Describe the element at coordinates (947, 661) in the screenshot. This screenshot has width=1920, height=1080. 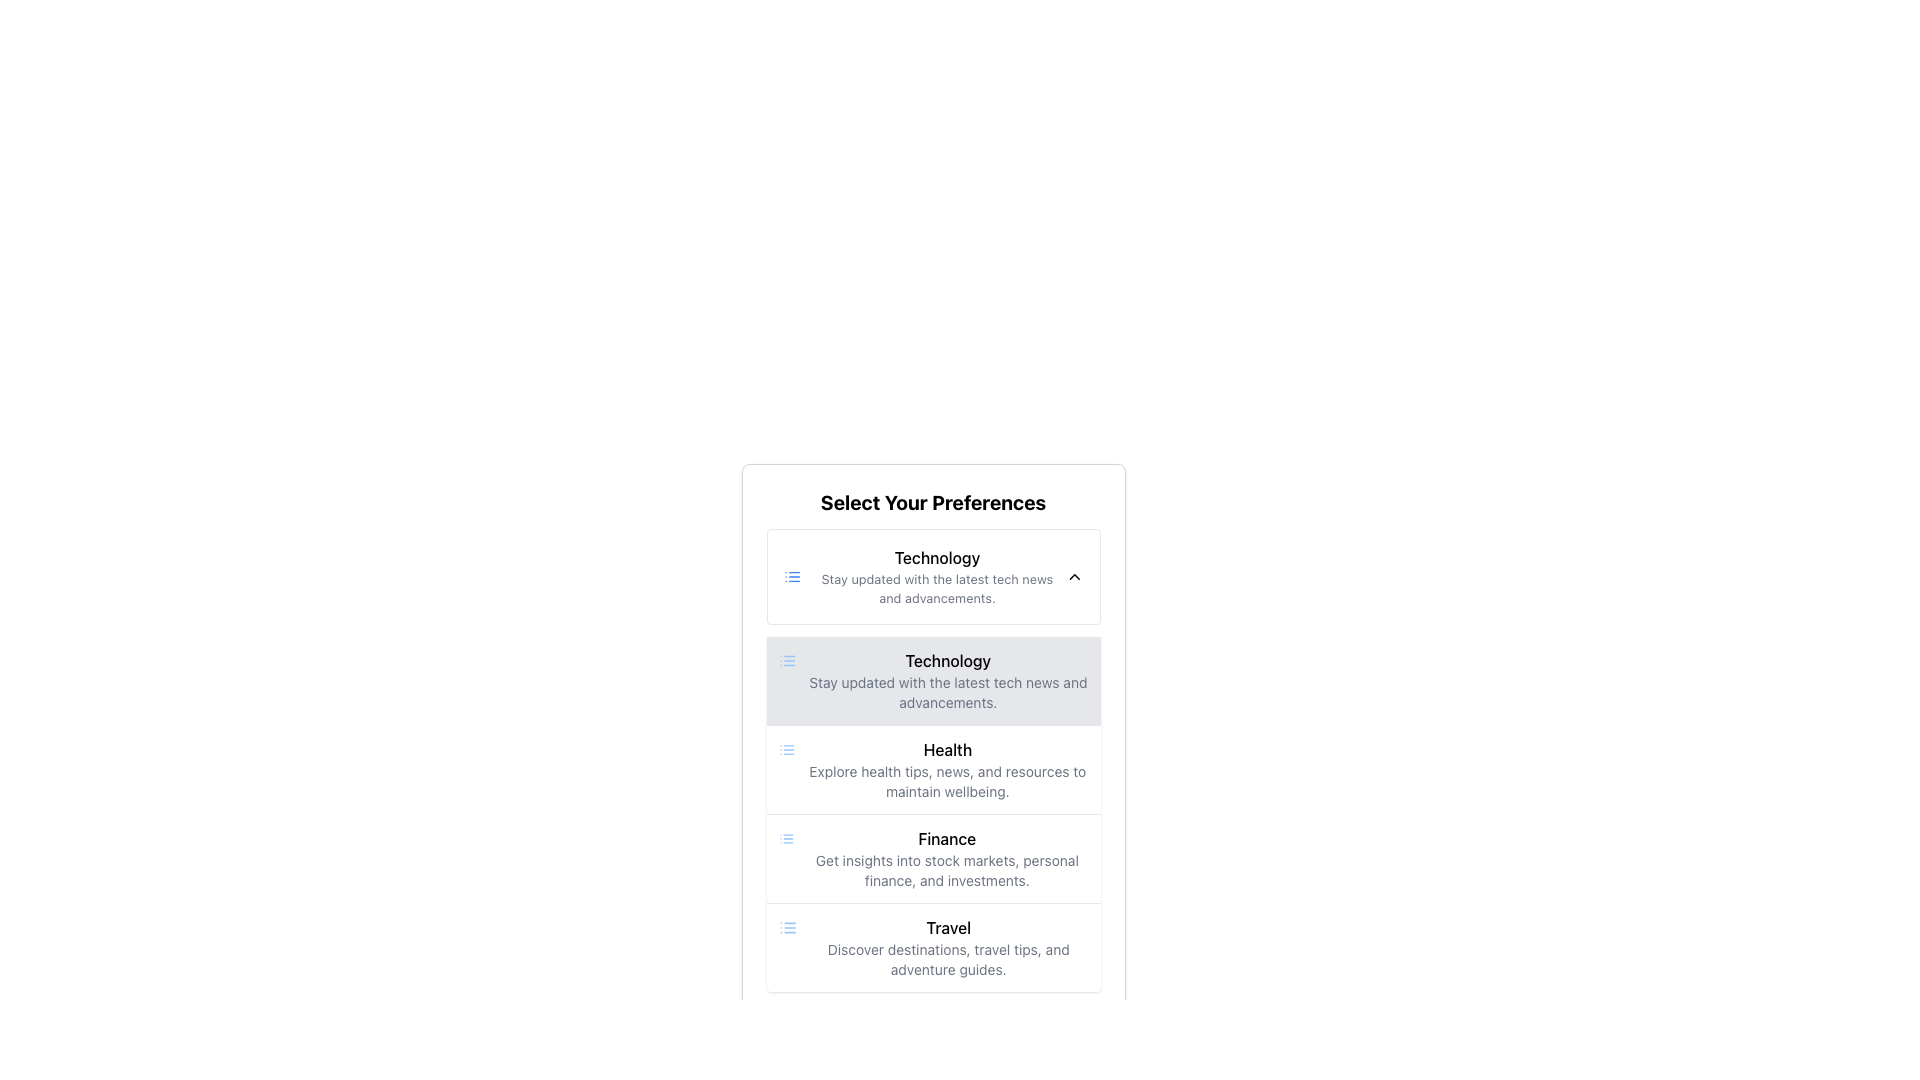
I see `the text label displaying 'Technology' in bold font within the preferences list under 'Select Your Preferences.'` at that location.